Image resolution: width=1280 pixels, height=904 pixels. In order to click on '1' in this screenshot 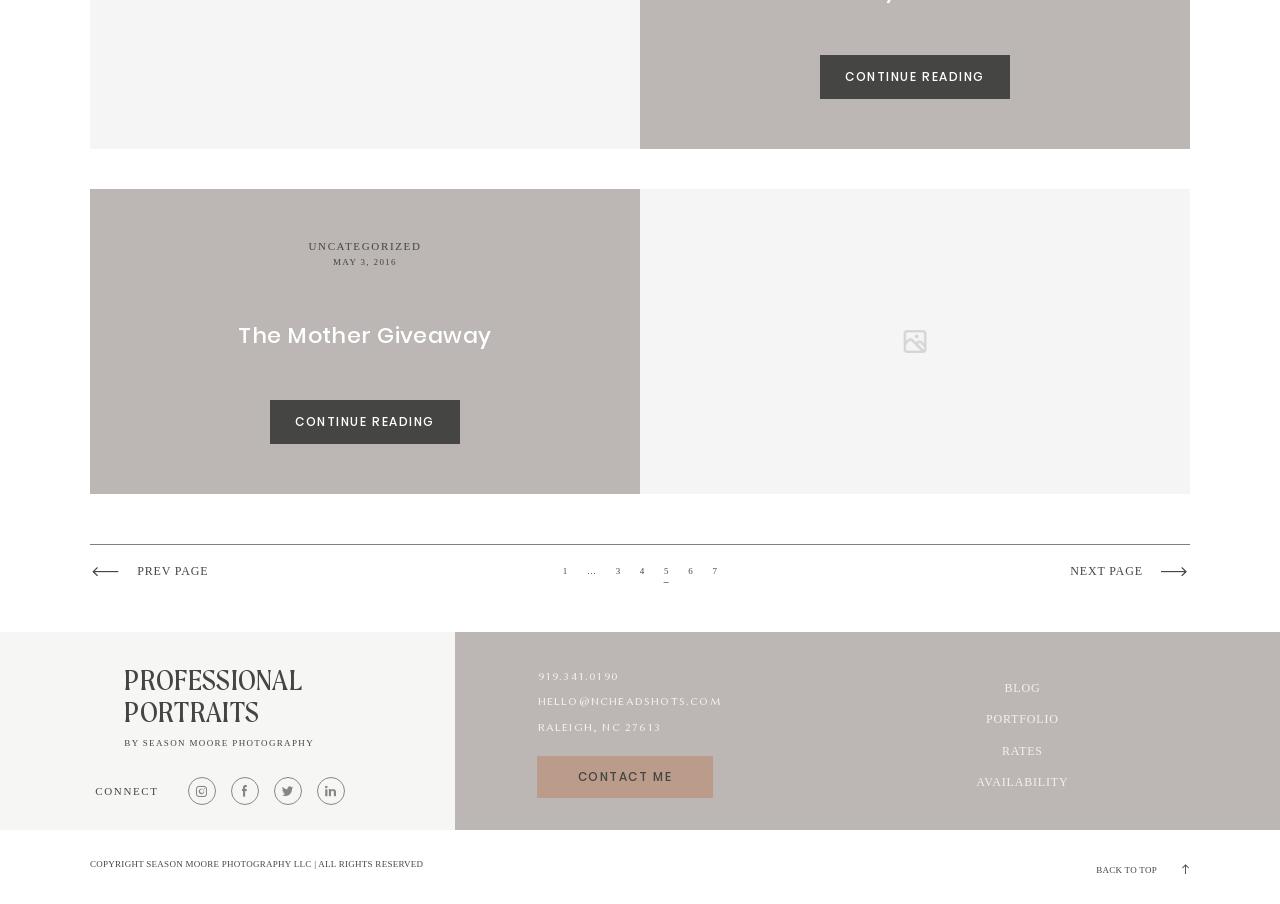, I will do `click(563, 569)`.